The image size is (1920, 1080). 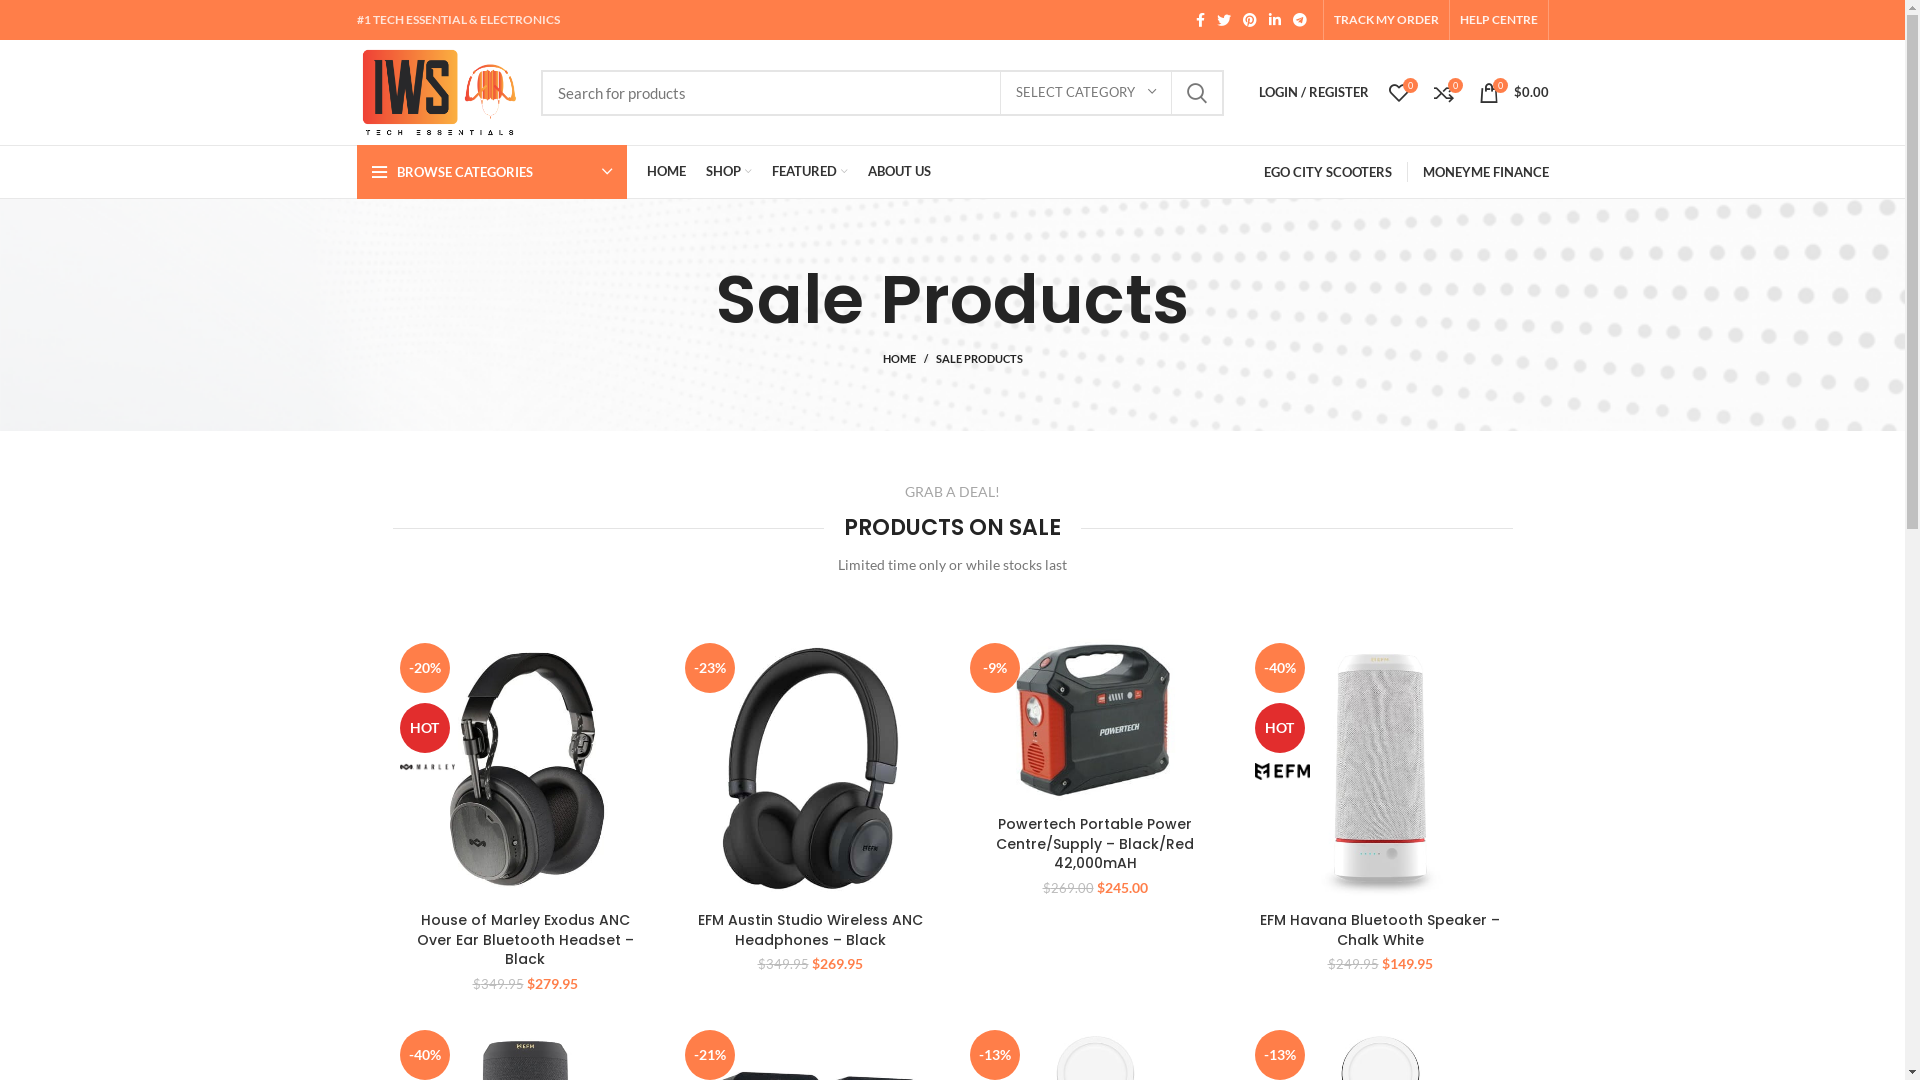 I want to click on 'HELP CENTRE', so click(x=1459, y=19).